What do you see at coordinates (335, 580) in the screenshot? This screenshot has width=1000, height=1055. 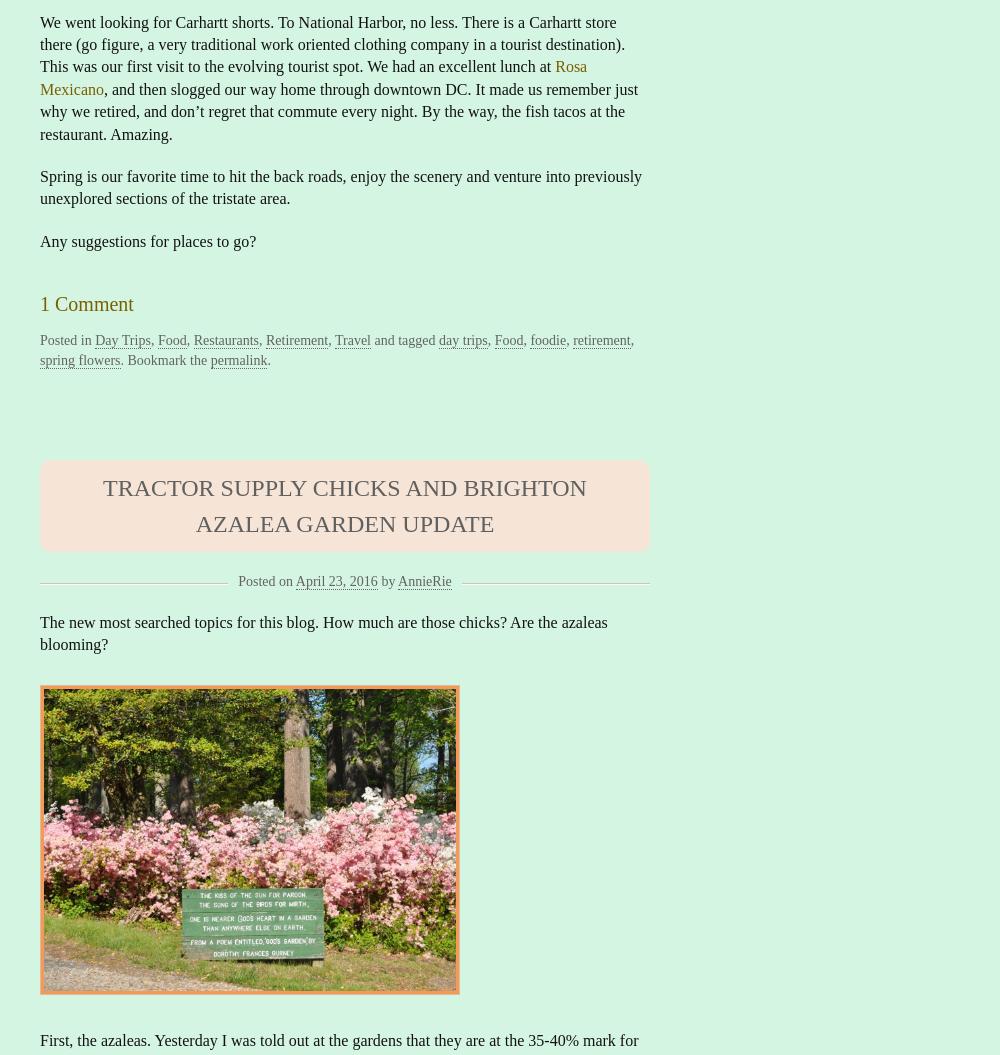 I see `'April 23, 2016'` at bounding box center [335, 580].